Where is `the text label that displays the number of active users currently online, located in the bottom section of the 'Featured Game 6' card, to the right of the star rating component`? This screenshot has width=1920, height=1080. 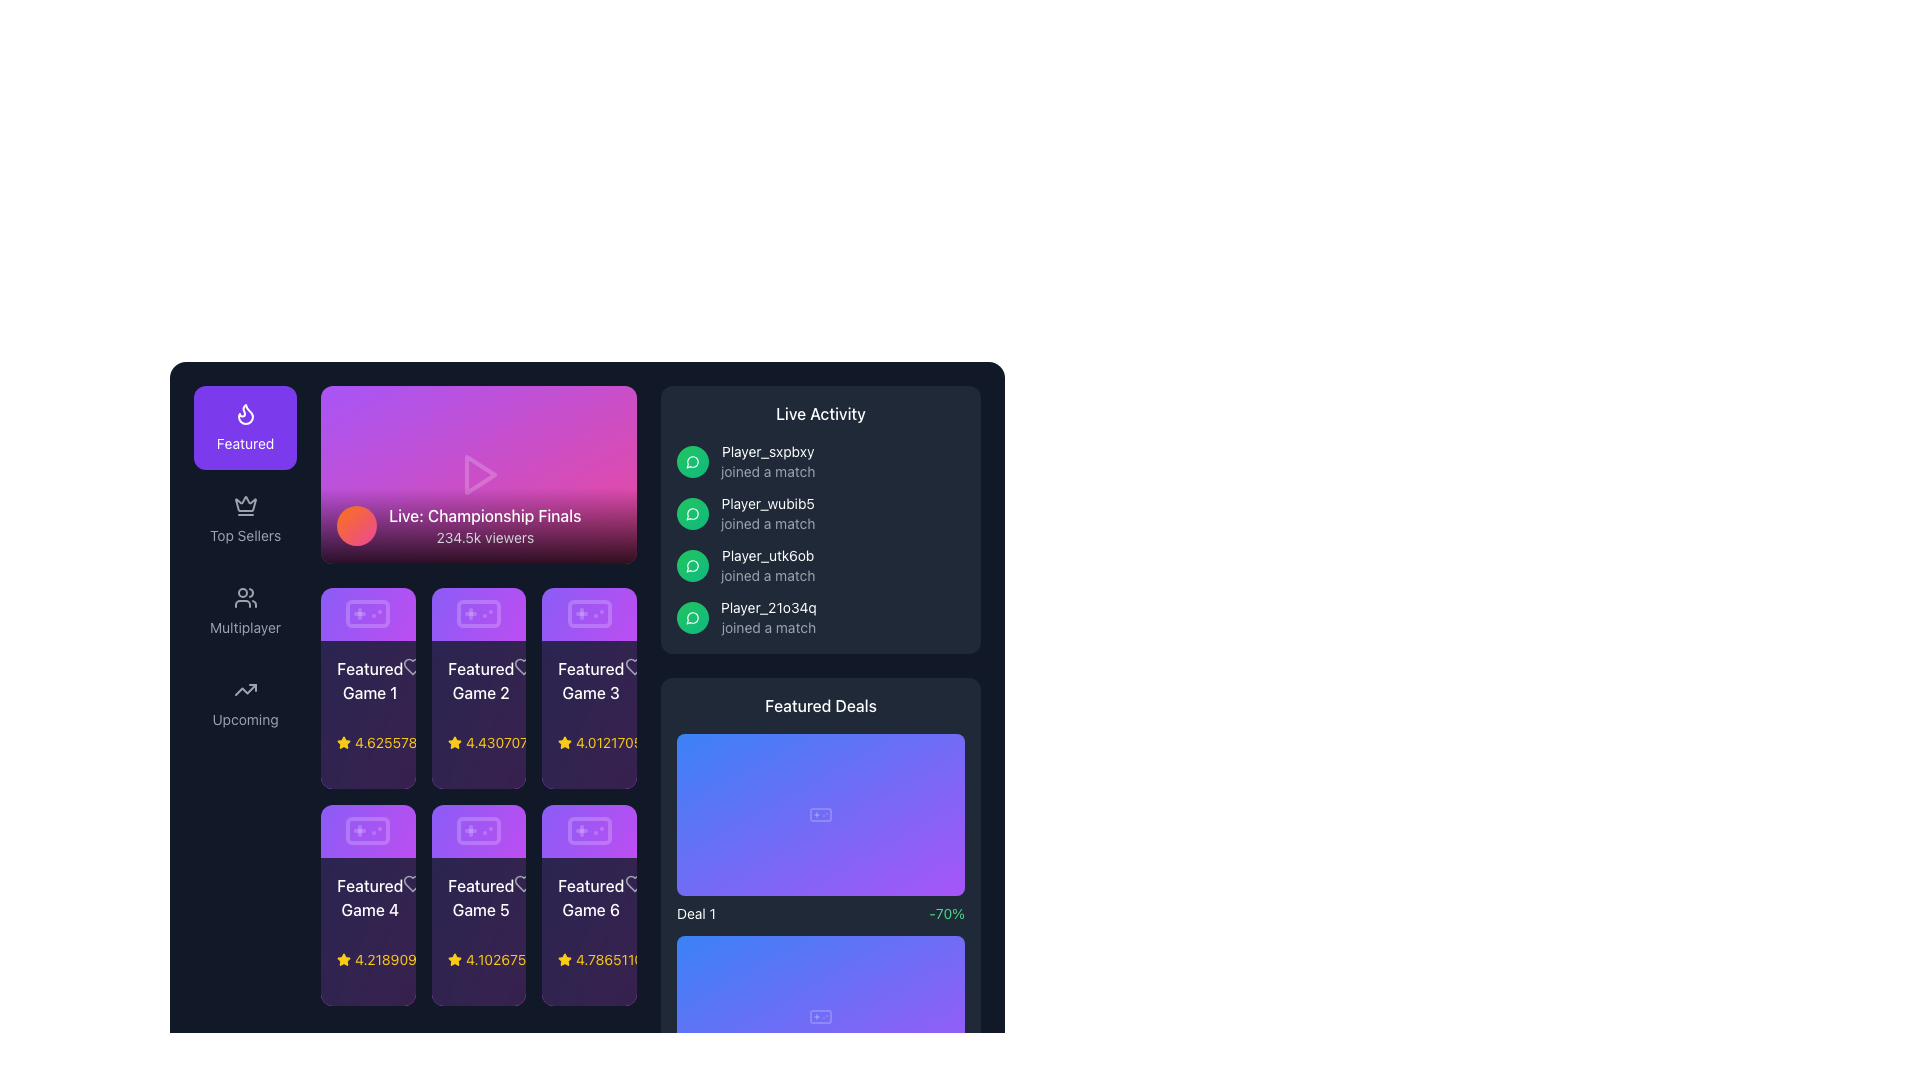 the text label that displays the number of active users currently online, located in the bottom section of the 'Featured Game 6' card, to the right of the star rating component is located at coordinates (627, 959).